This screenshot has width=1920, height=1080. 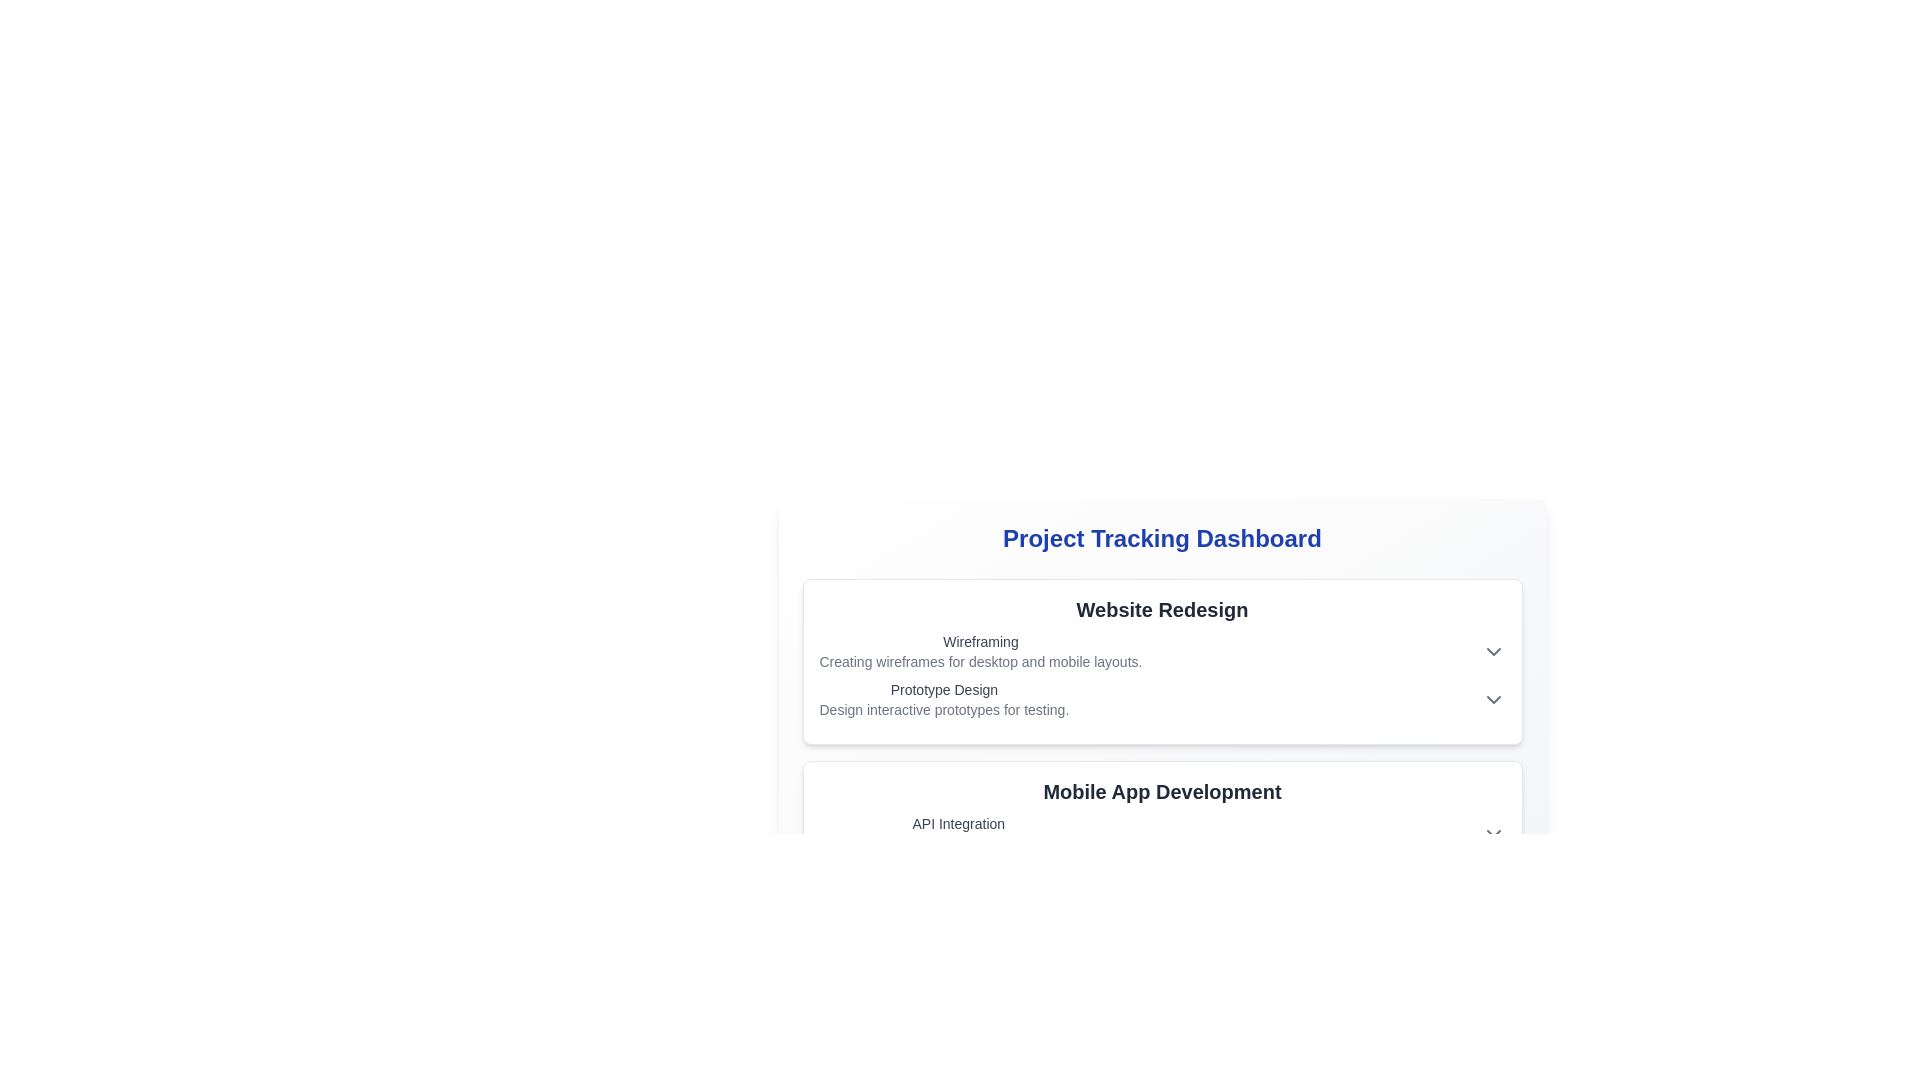 I want to click on the Static Text Label displaying 'API Integration' located under the section 'Mobile App Development', so click(x=957, y=824).